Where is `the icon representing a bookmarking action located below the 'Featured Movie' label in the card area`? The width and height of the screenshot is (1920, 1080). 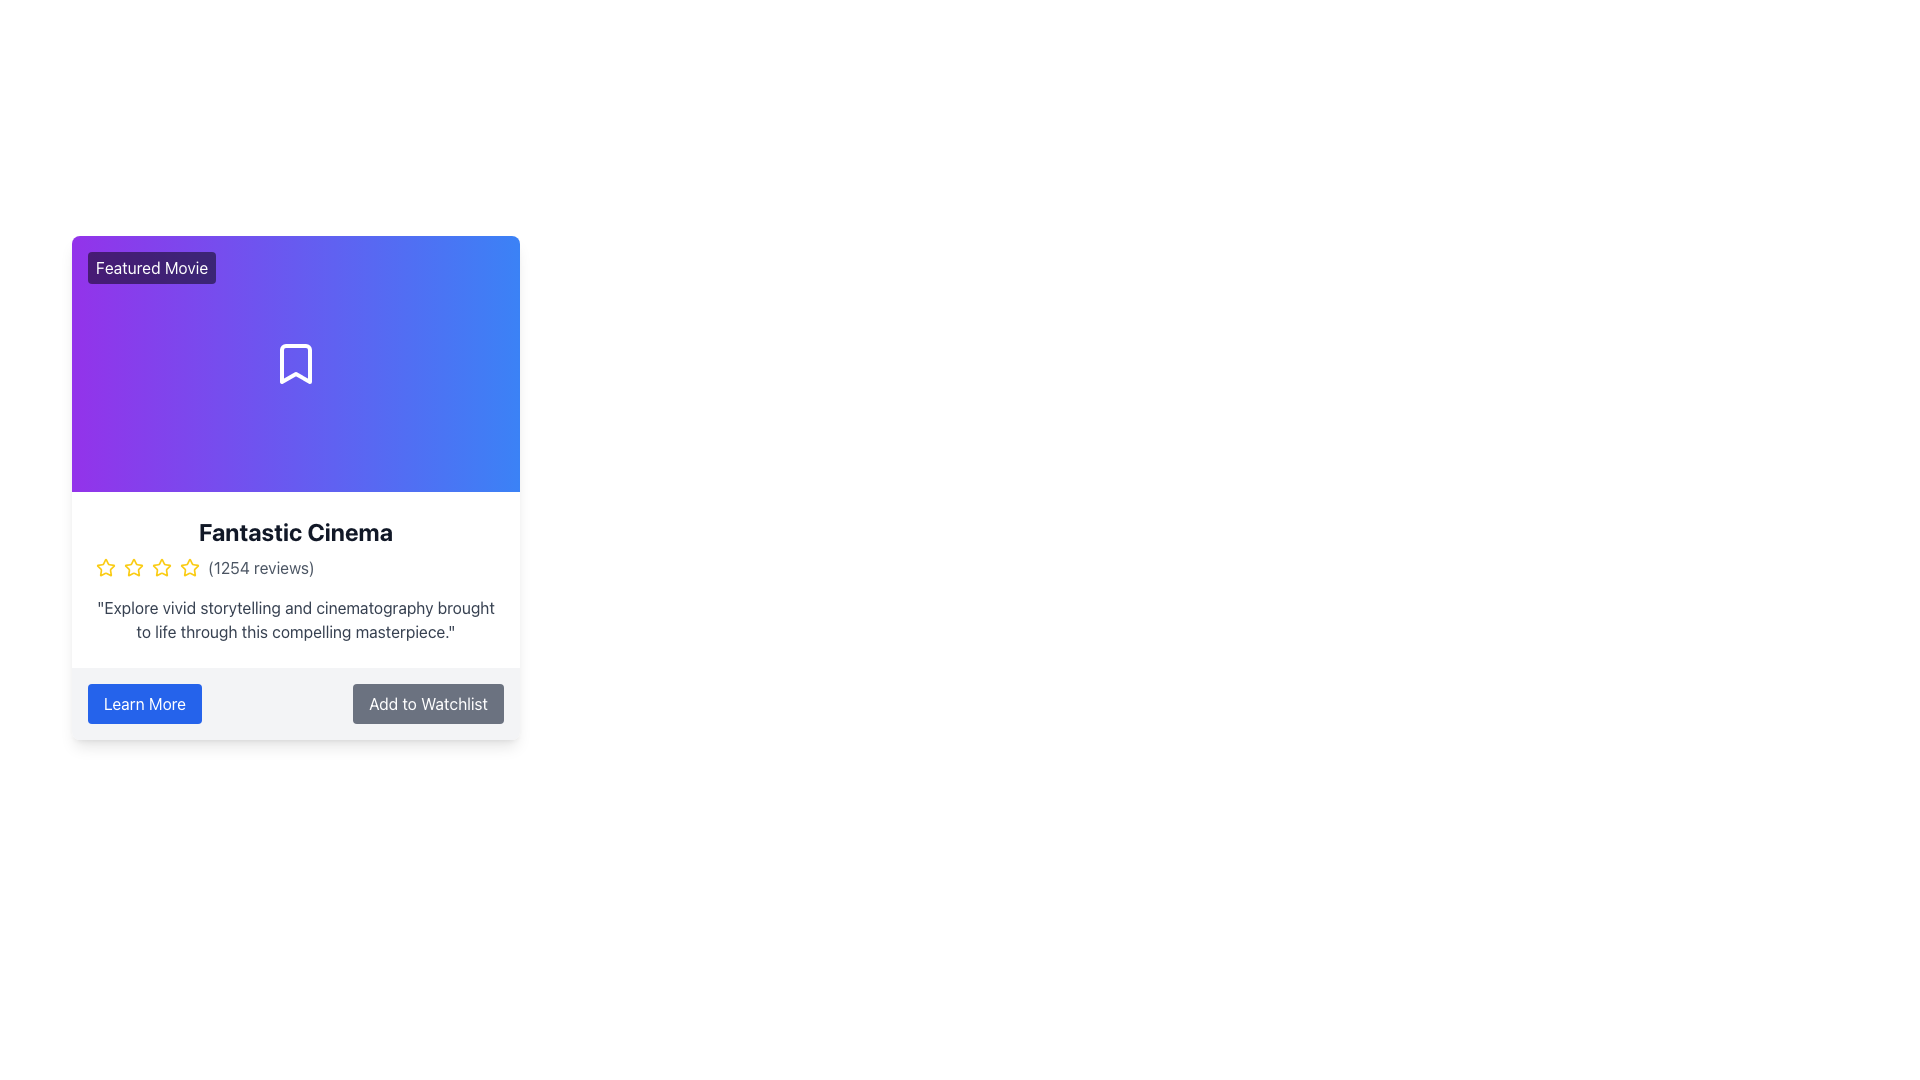 the icon representing a bookmarking action located below the 'Featured Movie' label in the card area is located at coordinates (295, 363).